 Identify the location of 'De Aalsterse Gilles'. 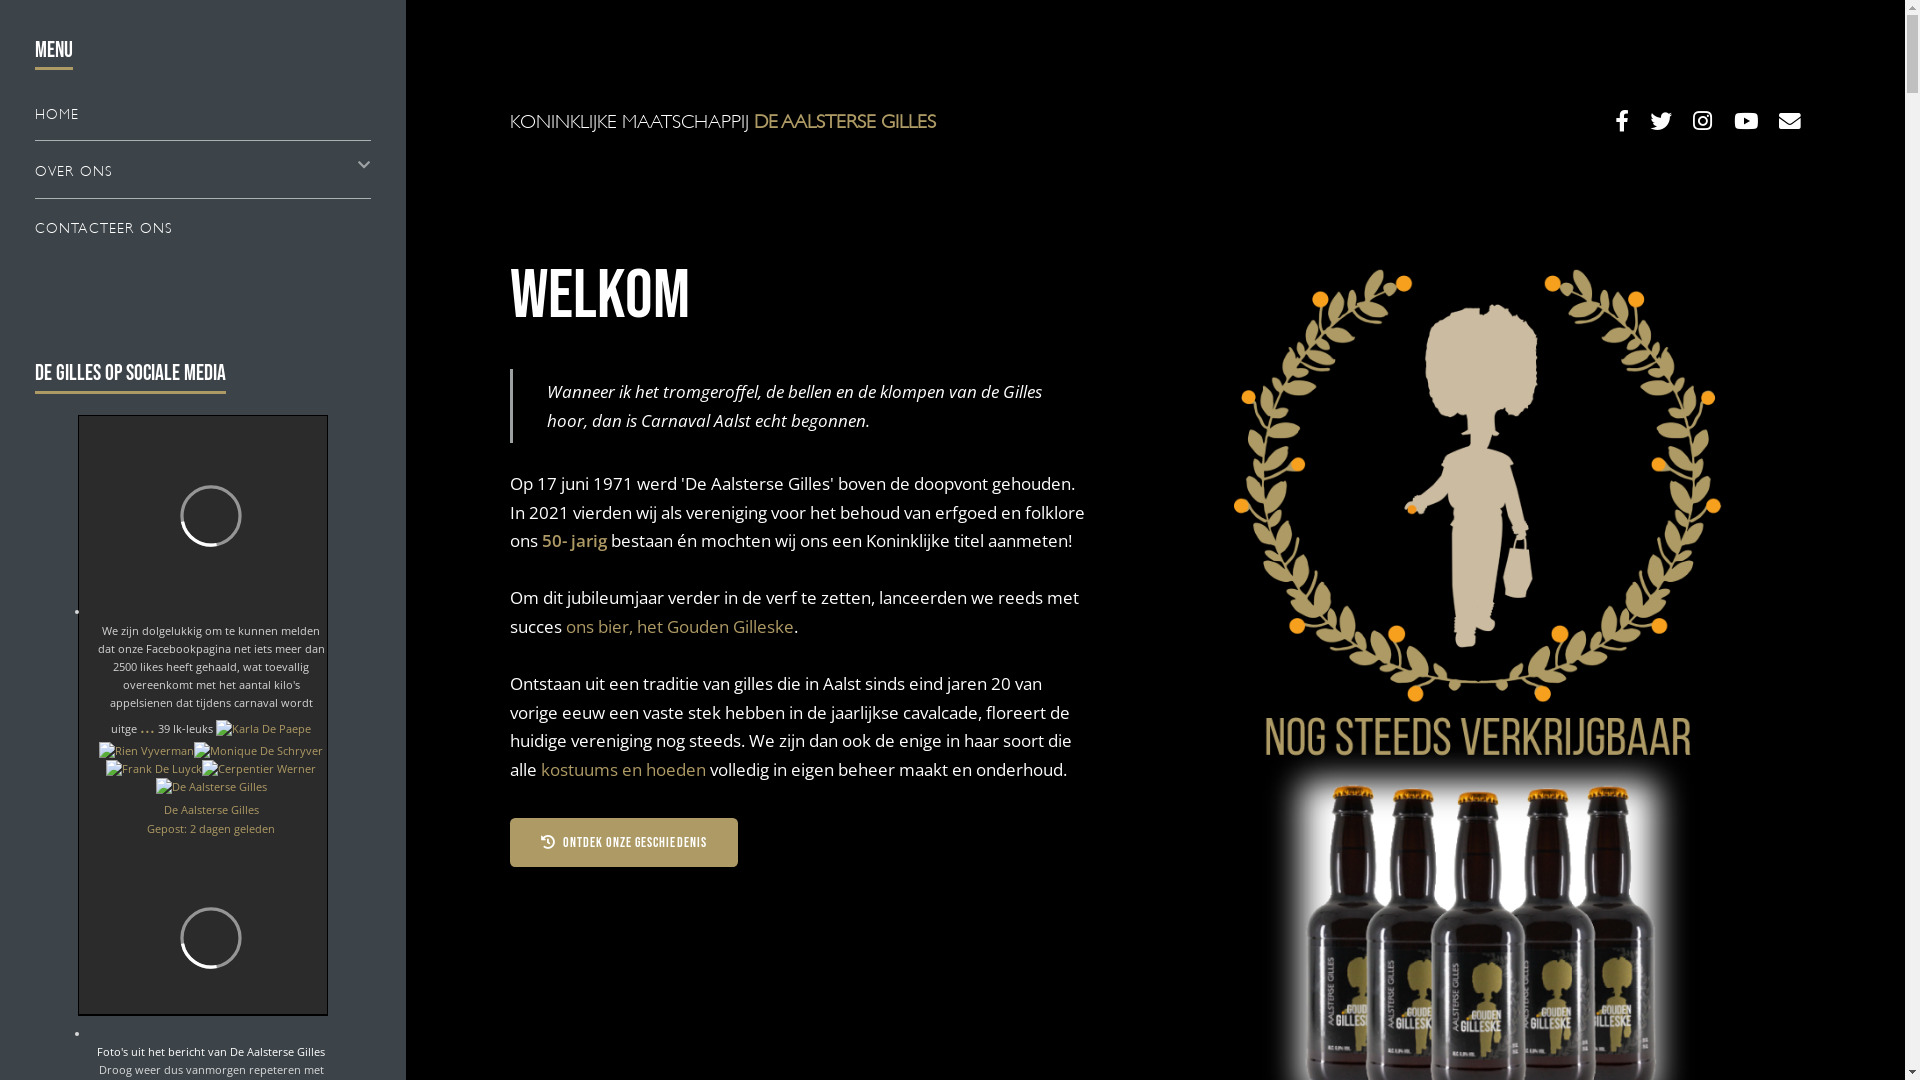
(163, 808).